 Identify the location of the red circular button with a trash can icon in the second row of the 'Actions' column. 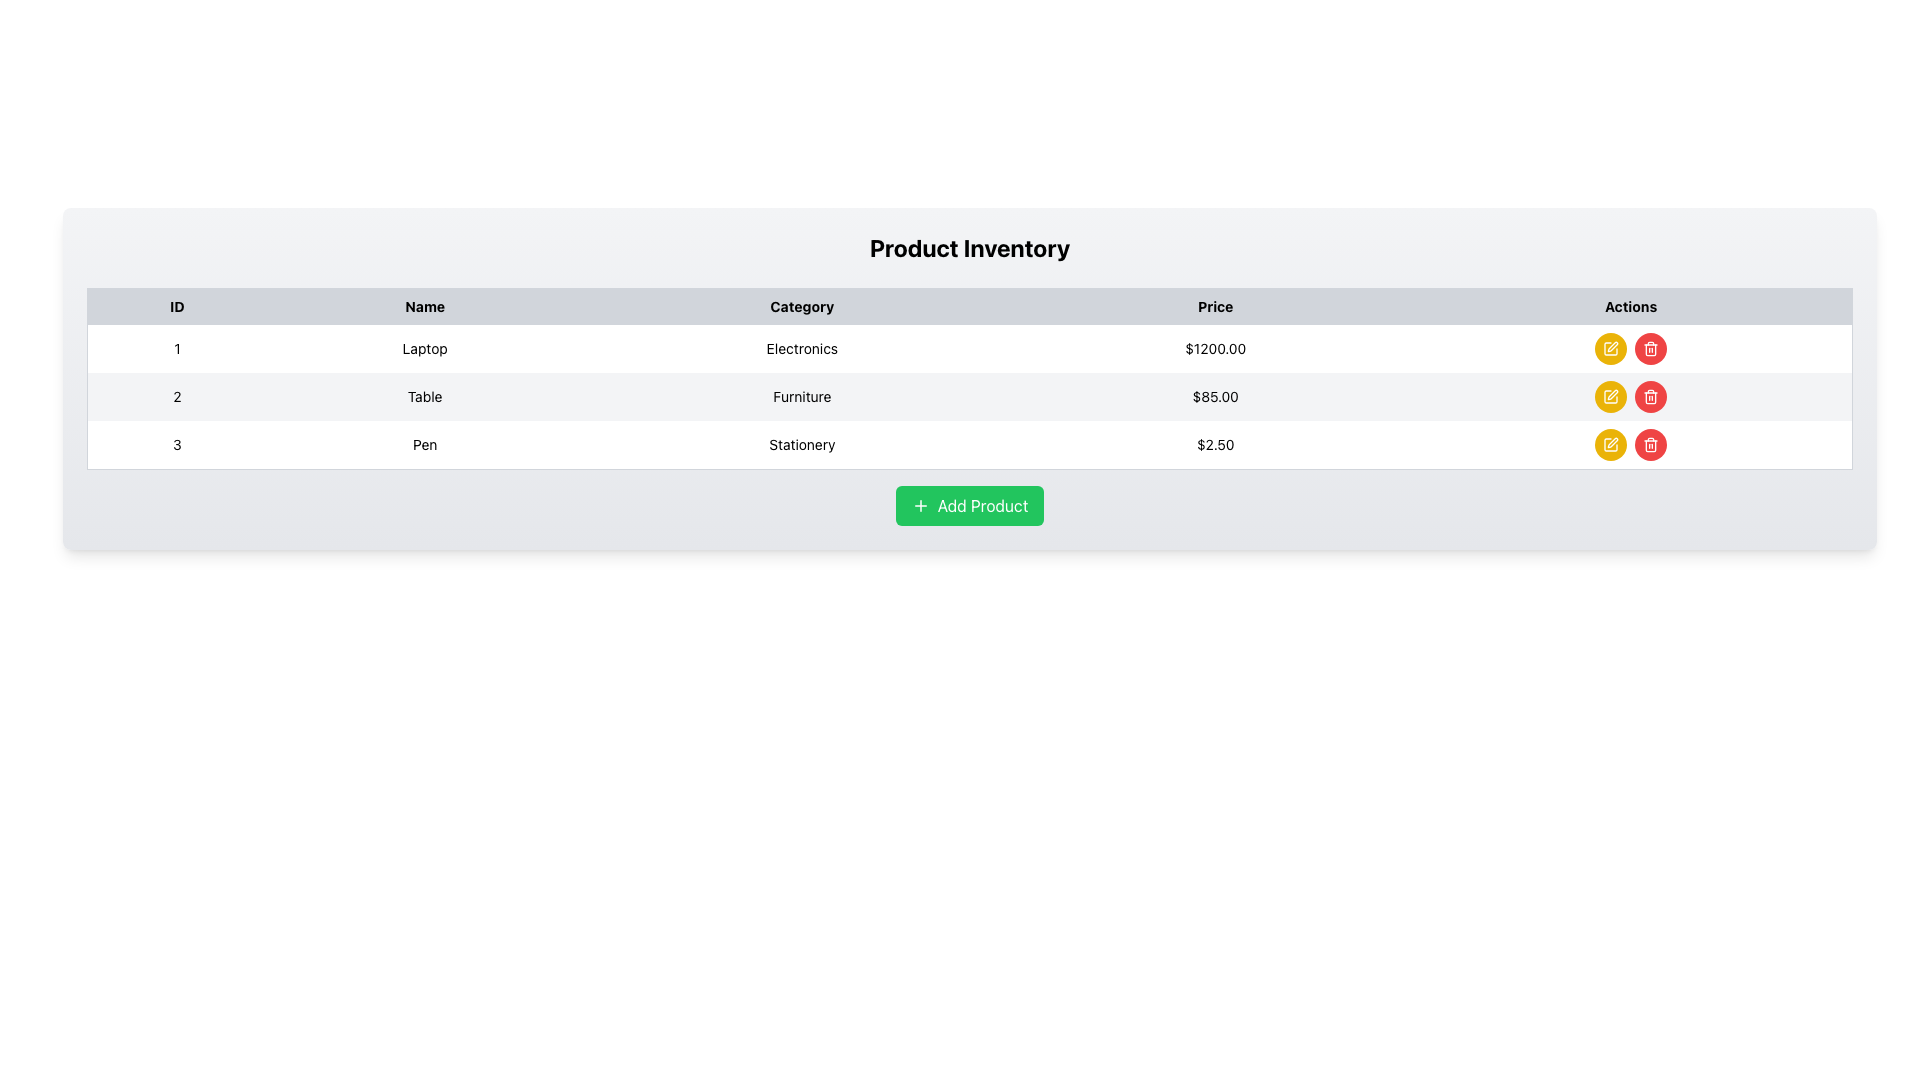
(1651, 397).